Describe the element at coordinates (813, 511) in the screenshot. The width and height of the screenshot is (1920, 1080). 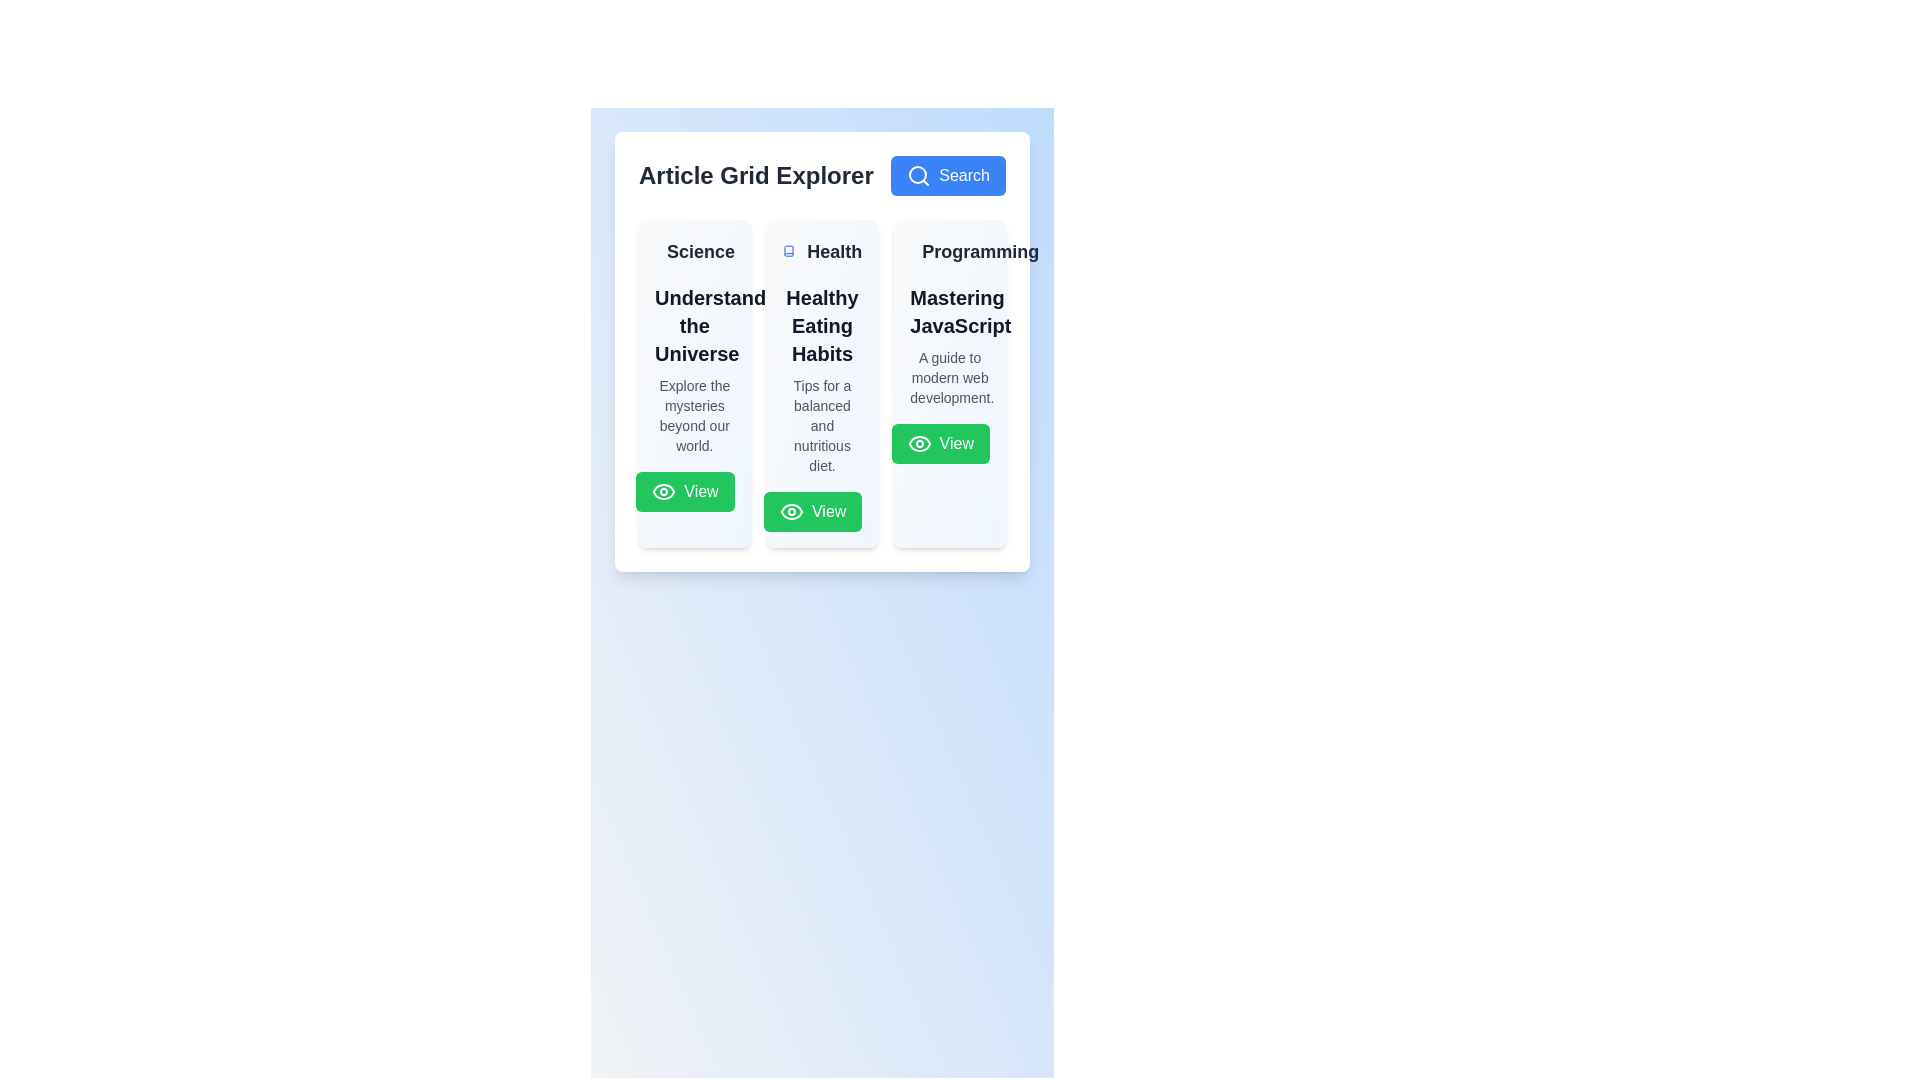
I see `the 'View' button with a bright green background and white text, located in the 'Healthy Eating Habits' card of the 'Article Grid Explorer' section` at that location.